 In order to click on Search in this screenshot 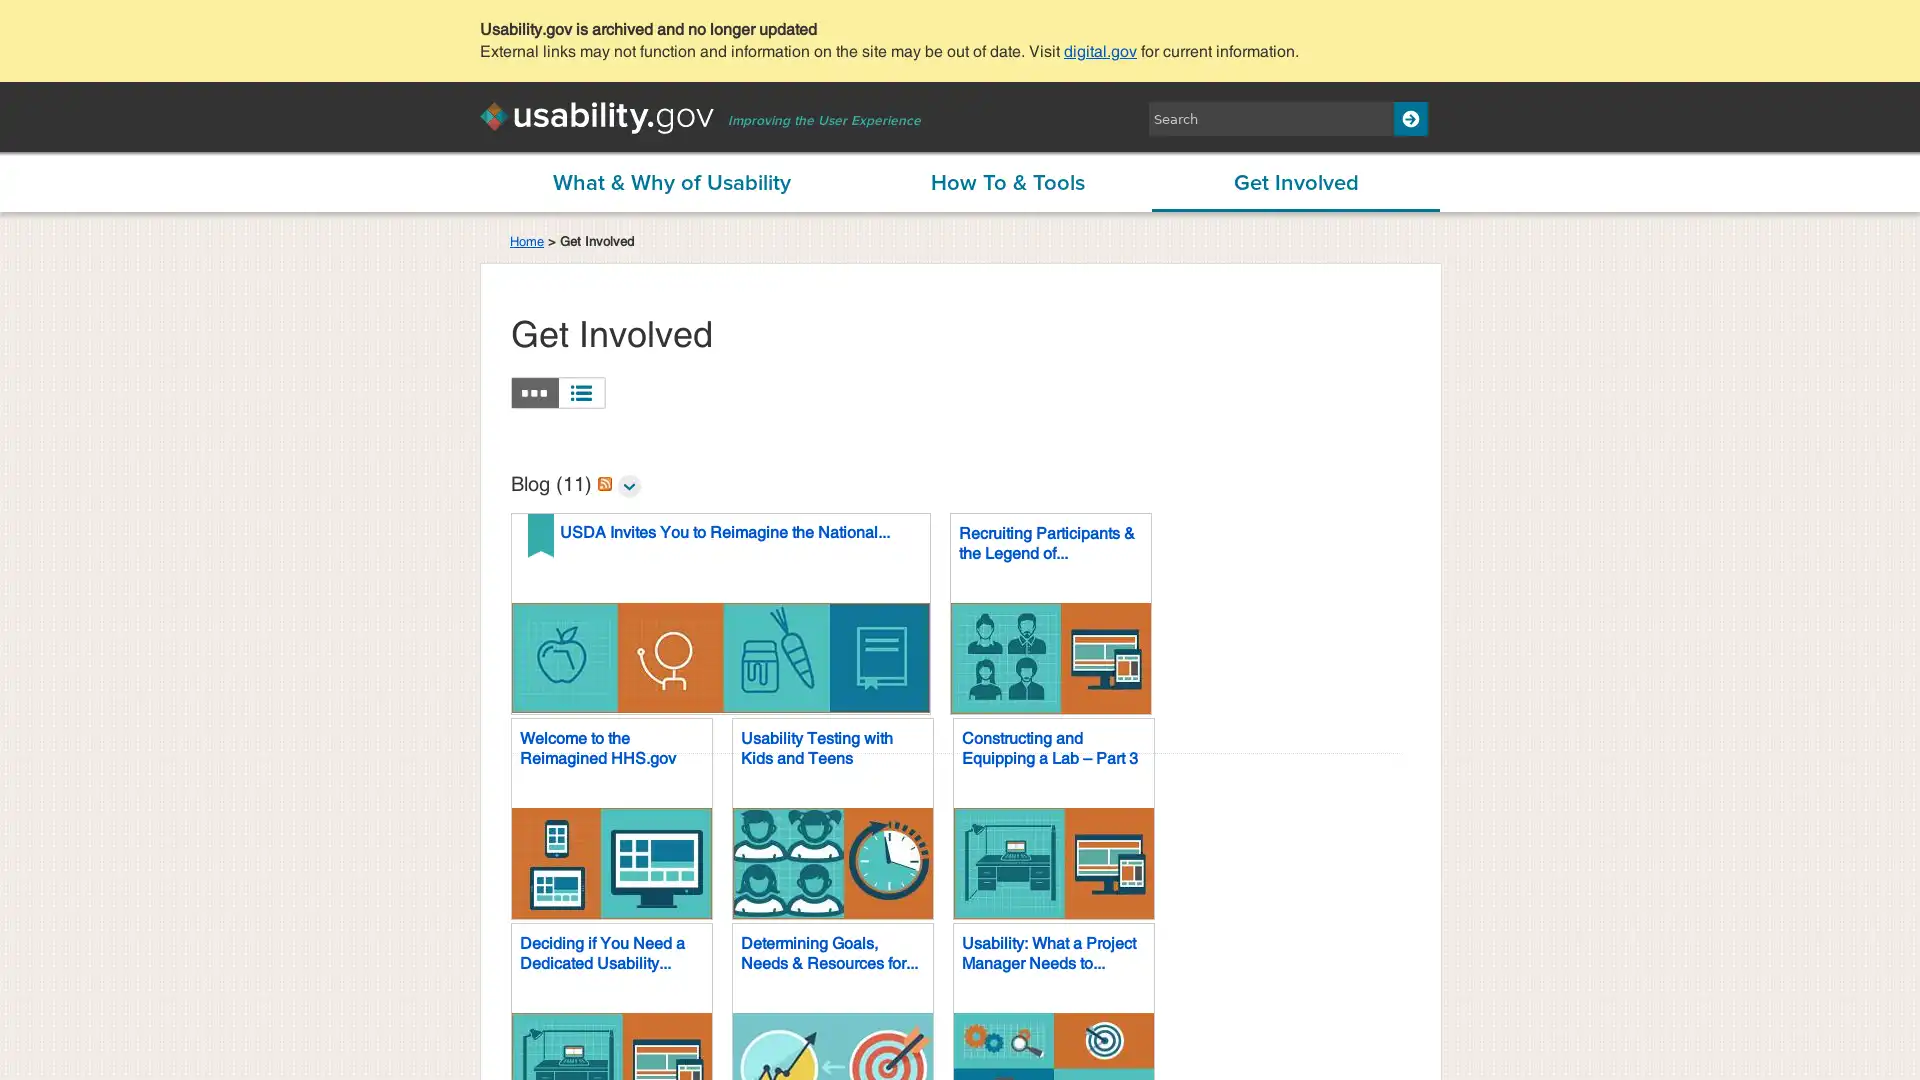, I will do `click(1410, 119)`.